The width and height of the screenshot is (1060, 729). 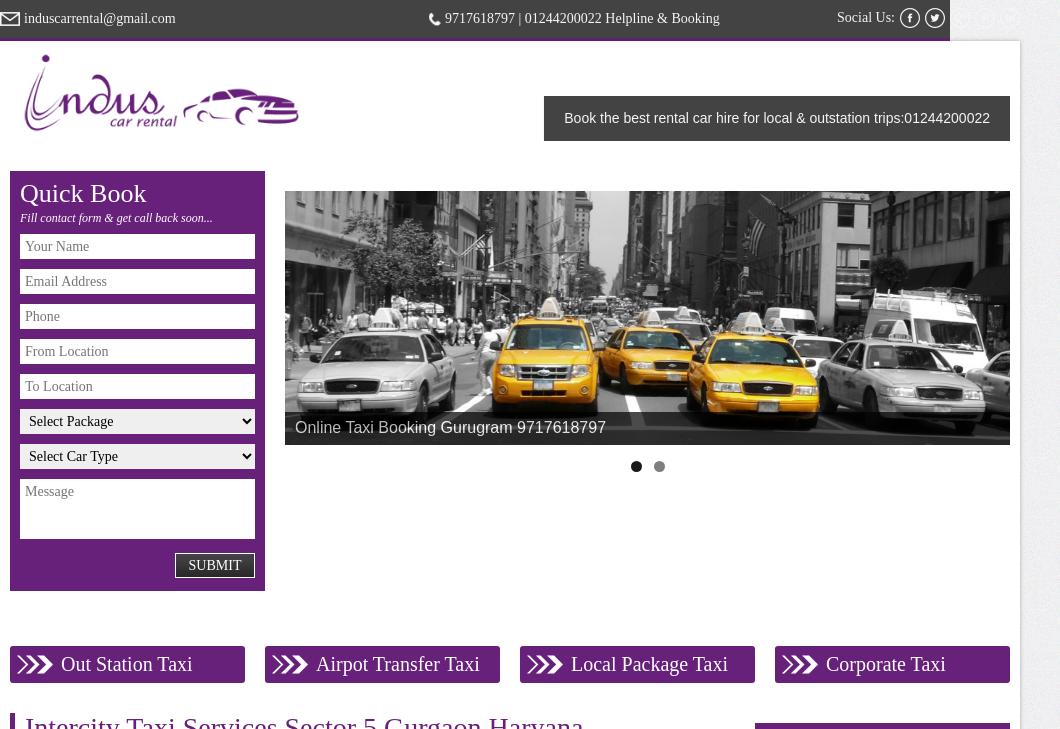 I want to click on 'Local Package Taxi', so click(x=649, y=663).